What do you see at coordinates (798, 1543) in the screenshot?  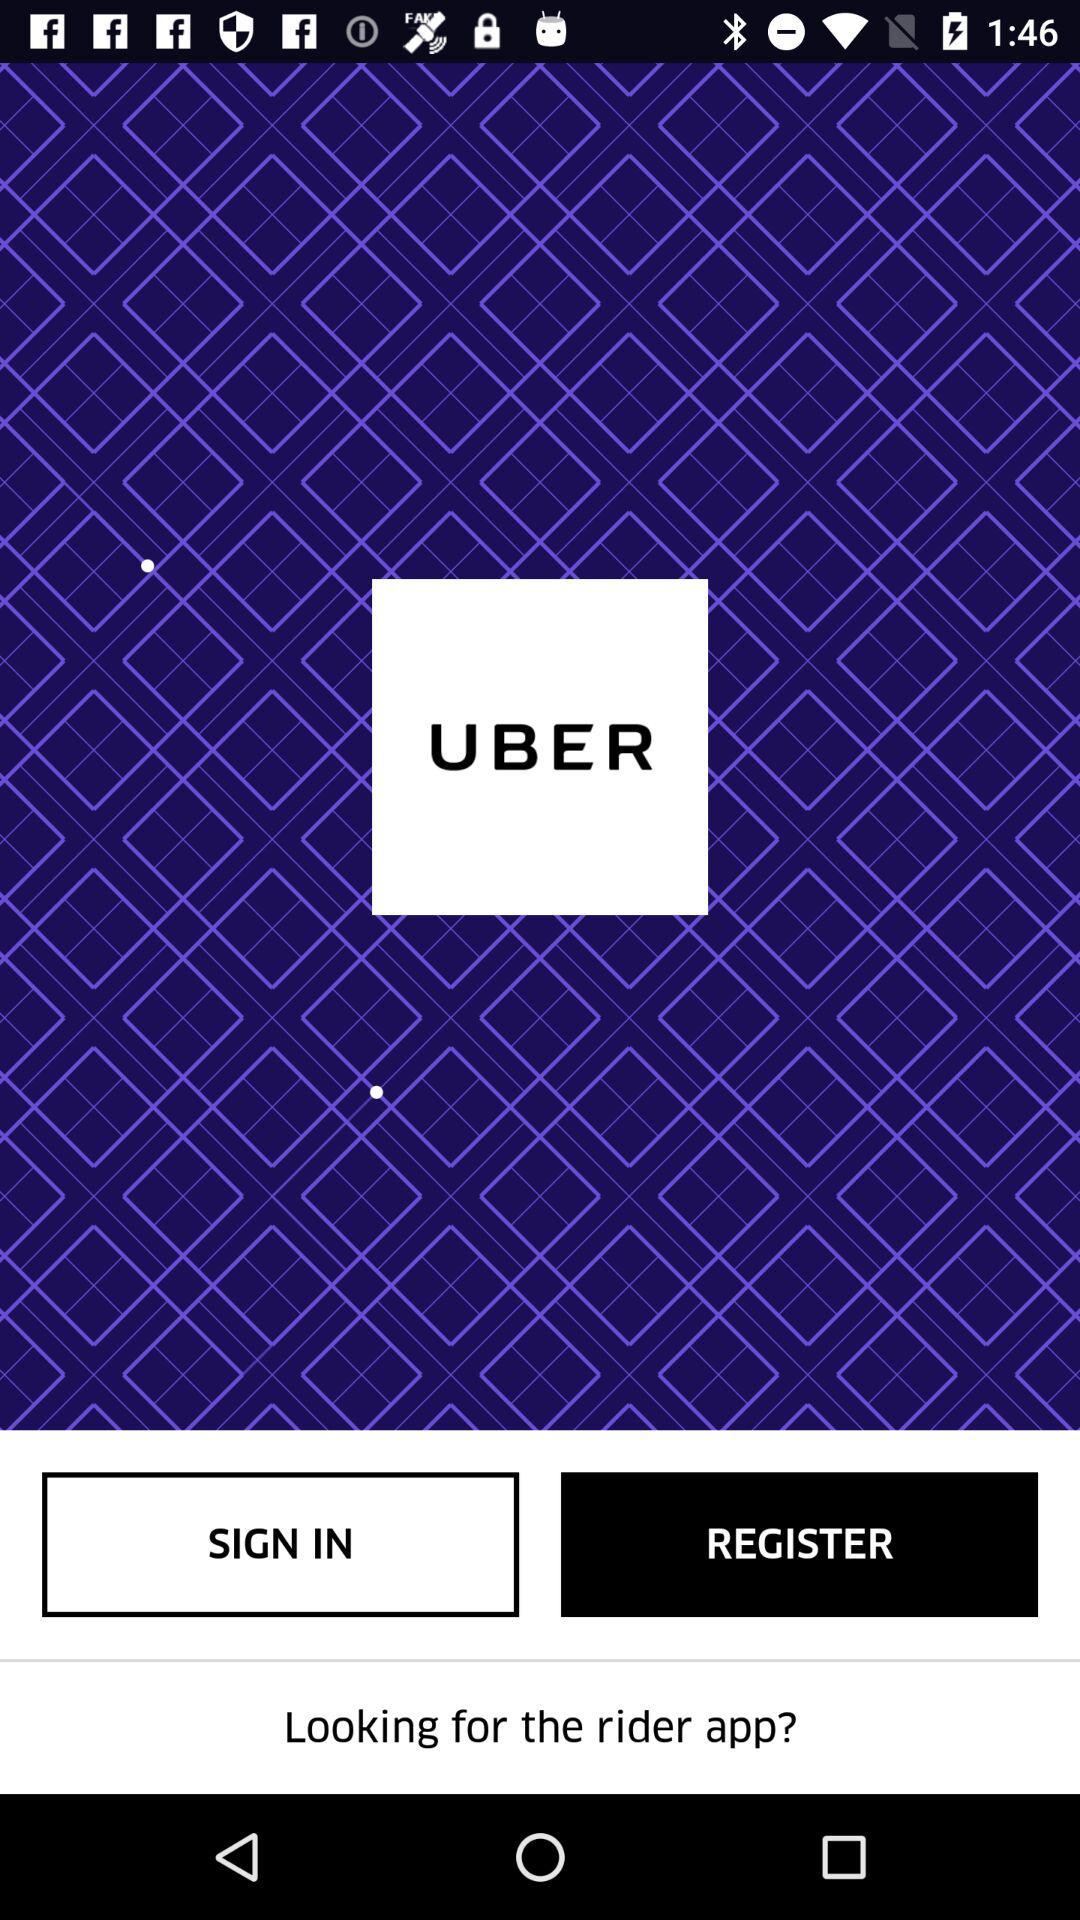 I see `the register item` at bounding box center [798, 1543].